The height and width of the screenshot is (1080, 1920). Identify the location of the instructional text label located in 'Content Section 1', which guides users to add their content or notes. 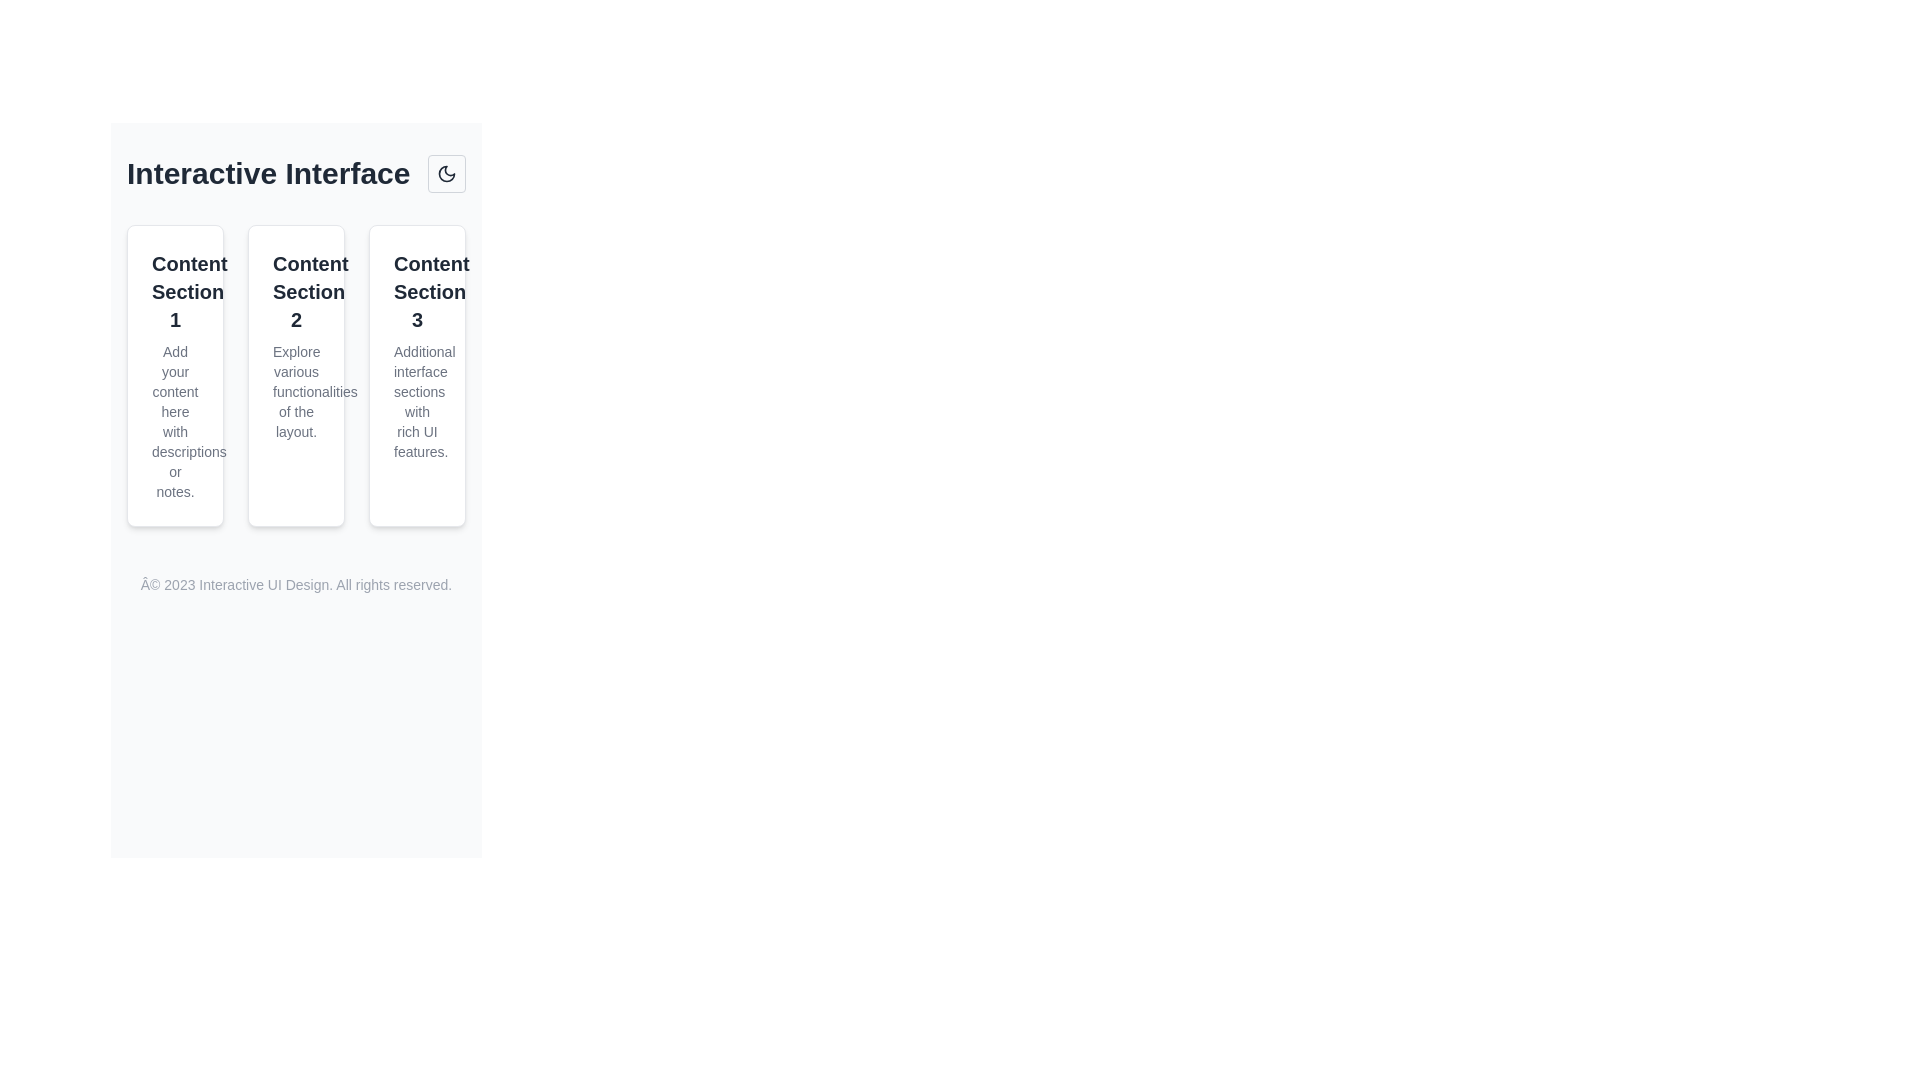
(175, 420).